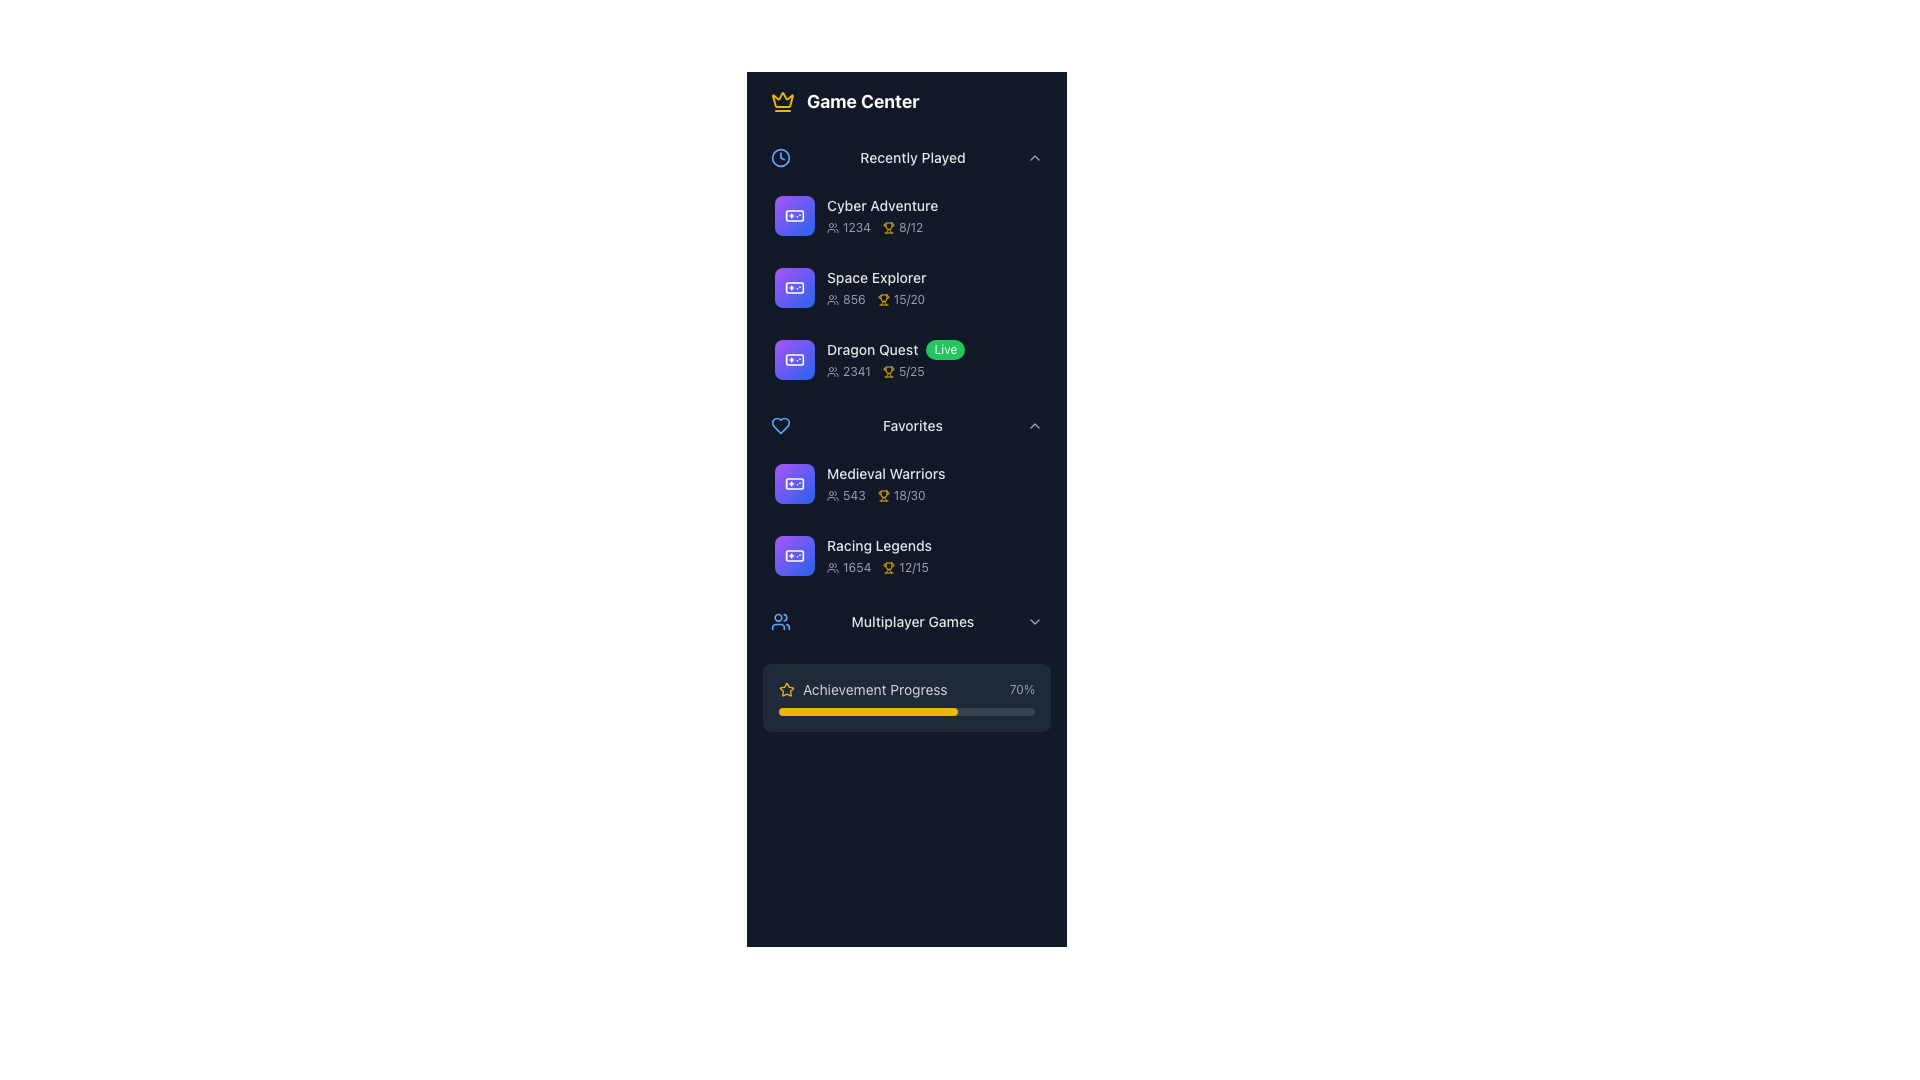  What do you see at coordinates (846, 495) in the screenshot?
I see `the text and icon element displaying '543' in light gray font, which represents a group of people and is located at the top-left corner of the 'Medieval Warriors' list item` at bounding box center [846, 495].